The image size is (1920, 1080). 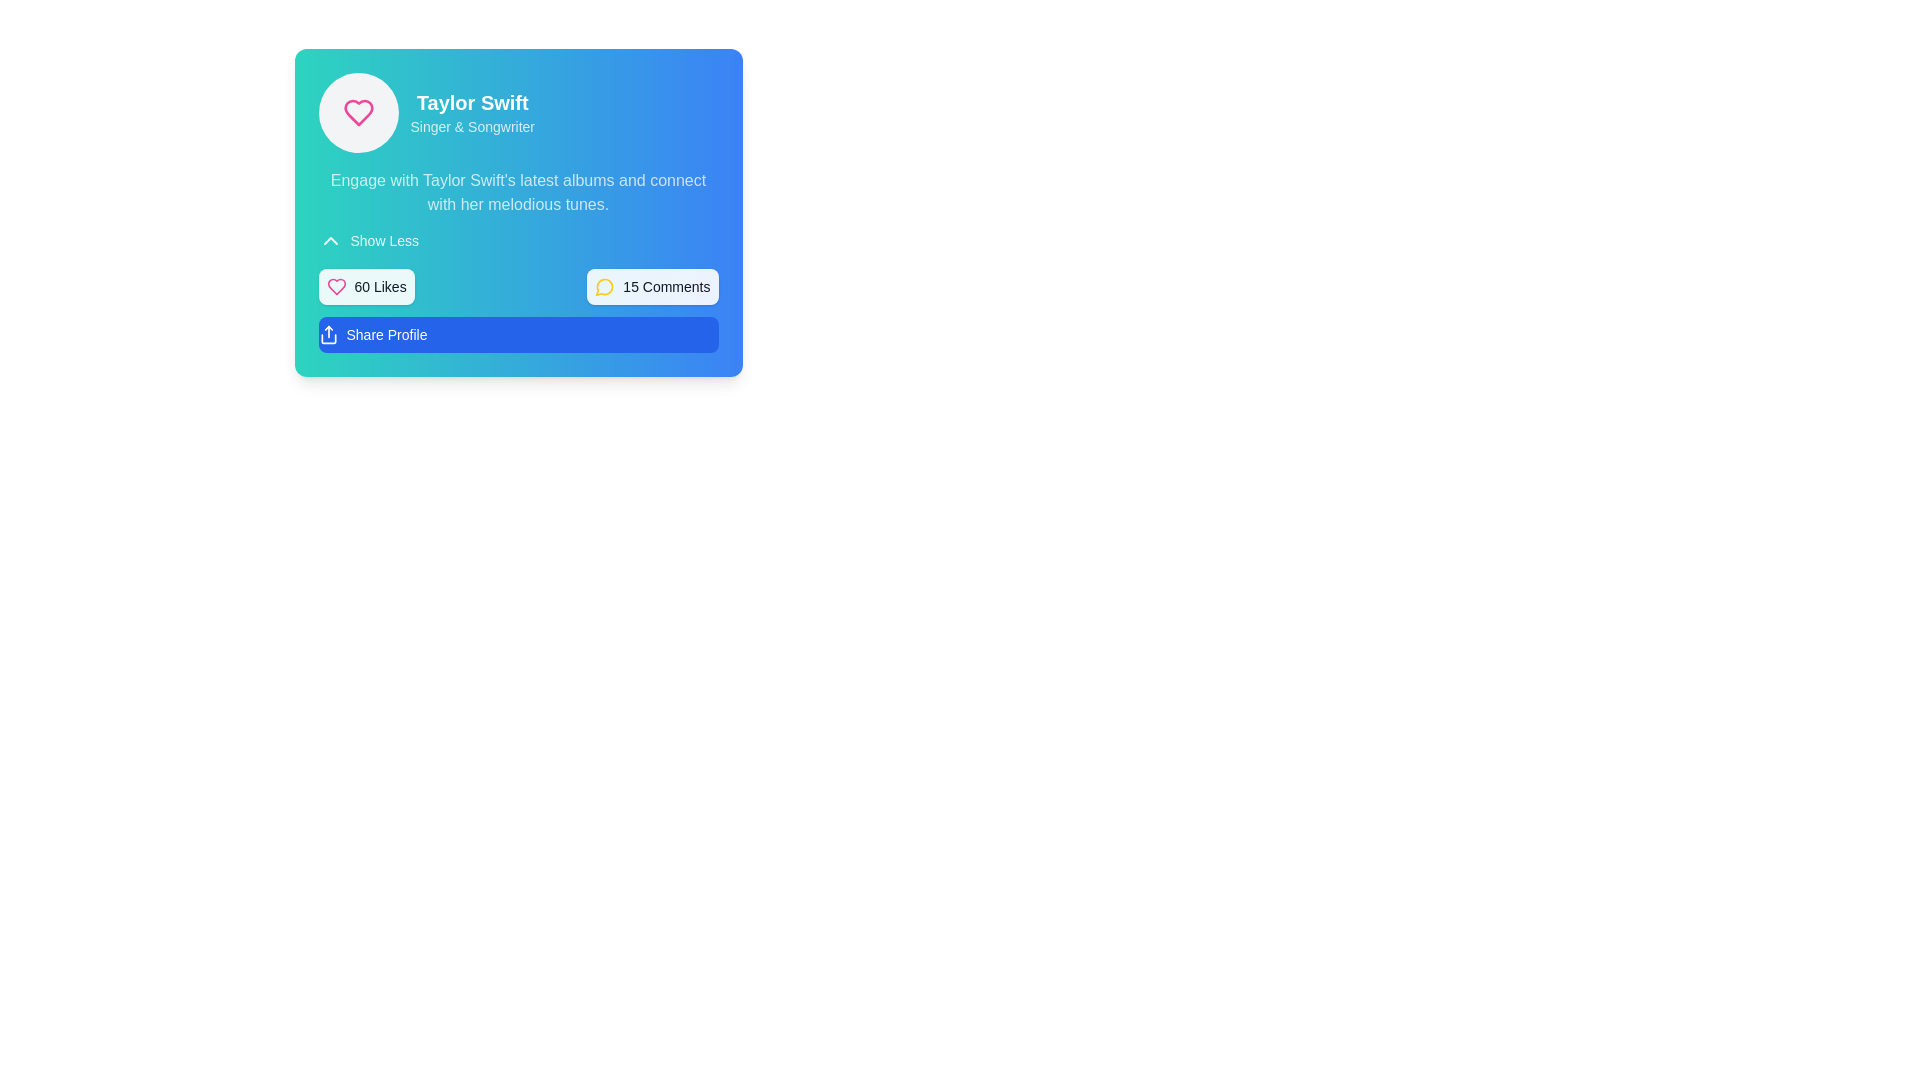 What do you see at coordinates (471, 103) in the screenshot?
I see `the text label 'Taylor Swift' to use it as a title reference` at bounding box center [471, 103].